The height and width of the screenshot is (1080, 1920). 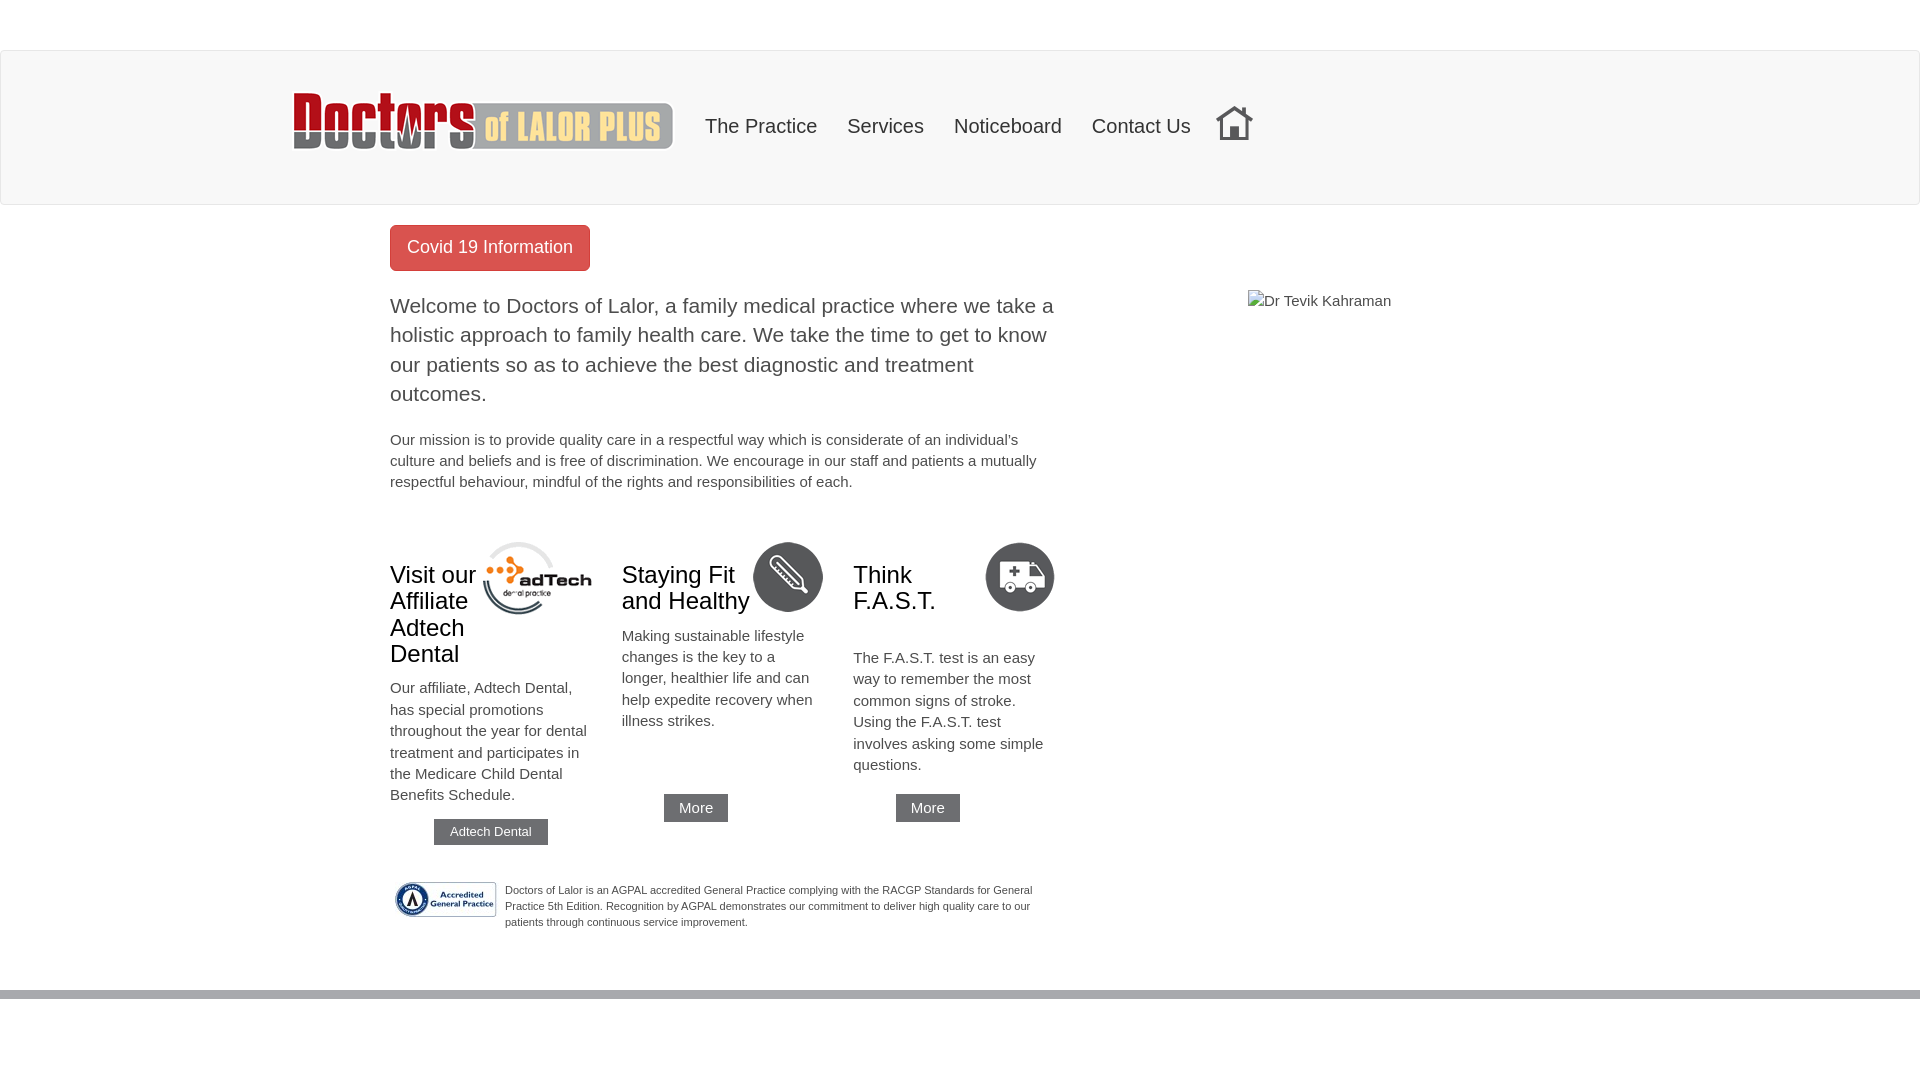 What do you see at coordinates (490, 832) in the screenshot?
I see `'Adtech Dental'` at bounding box center [490, 832].